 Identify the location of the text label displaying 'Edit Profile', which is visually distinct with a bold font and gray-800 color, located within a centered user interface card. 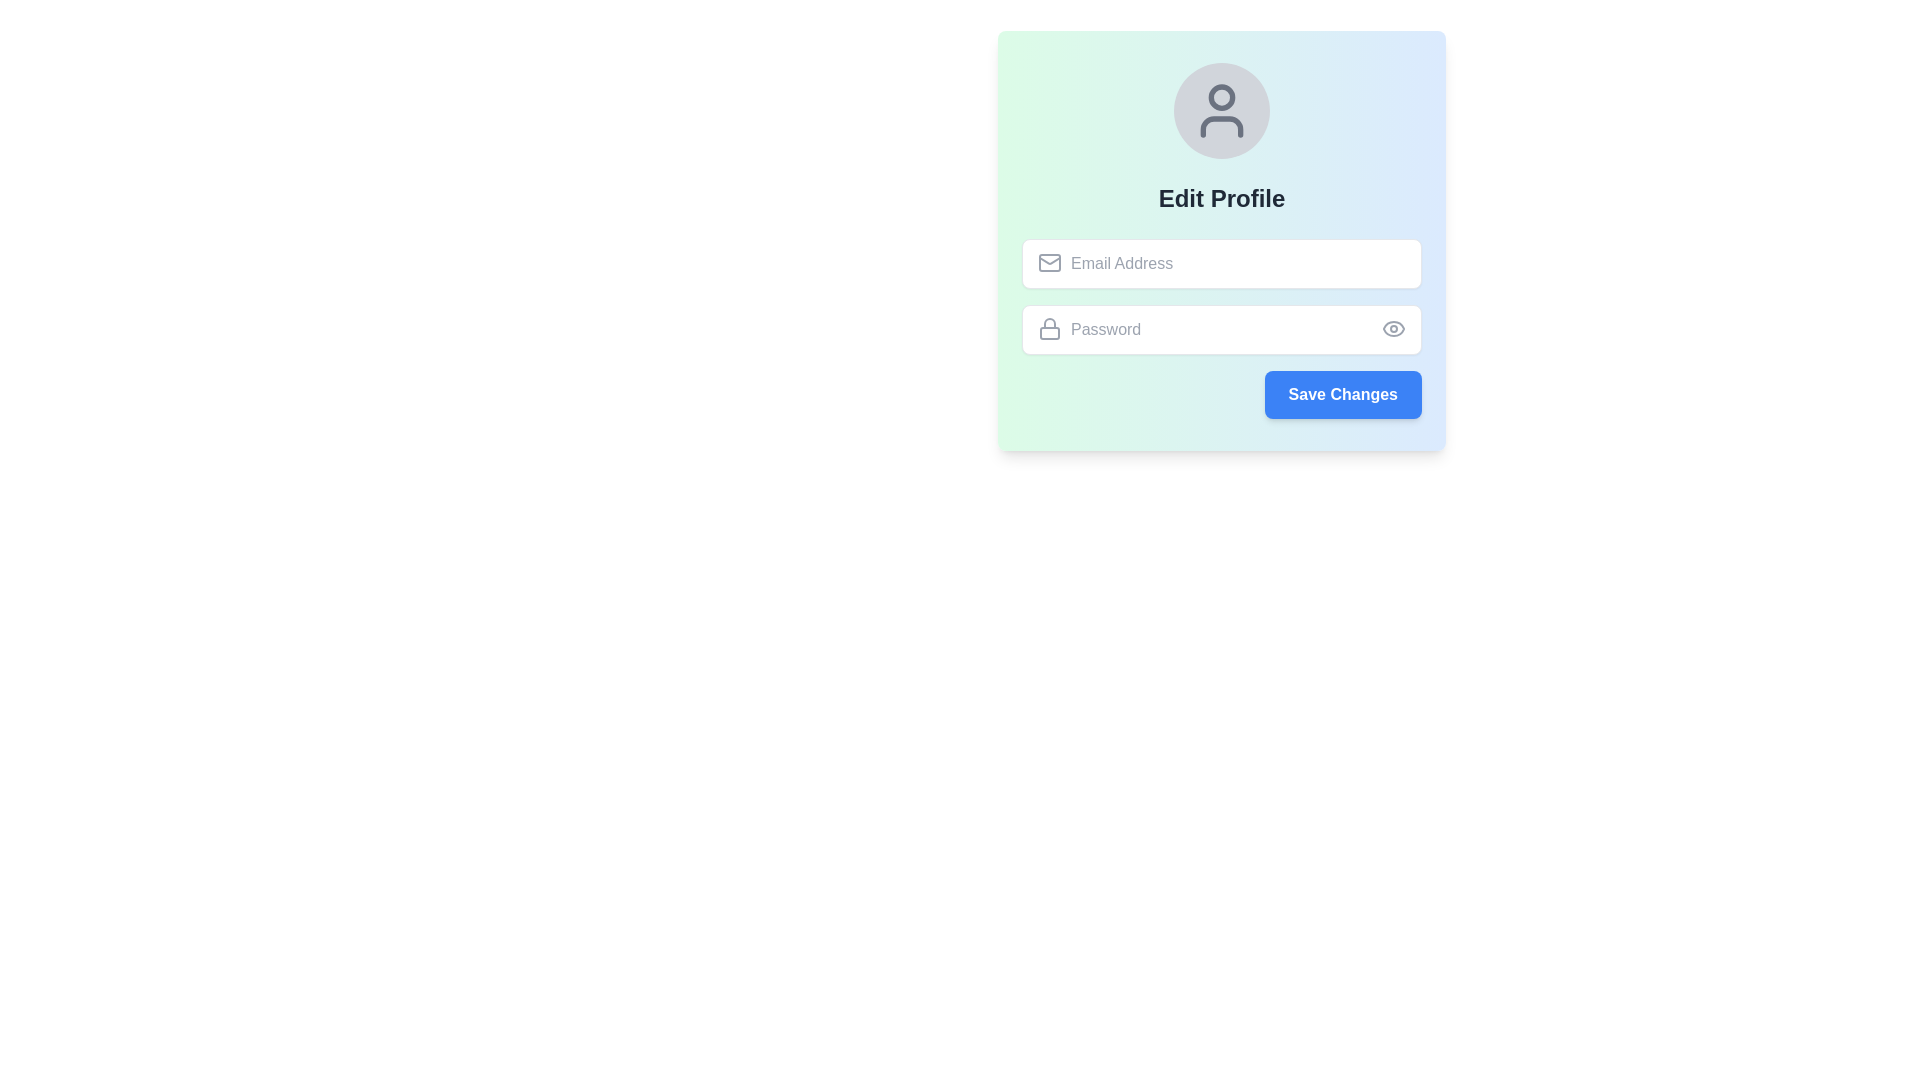
(1221, 199).